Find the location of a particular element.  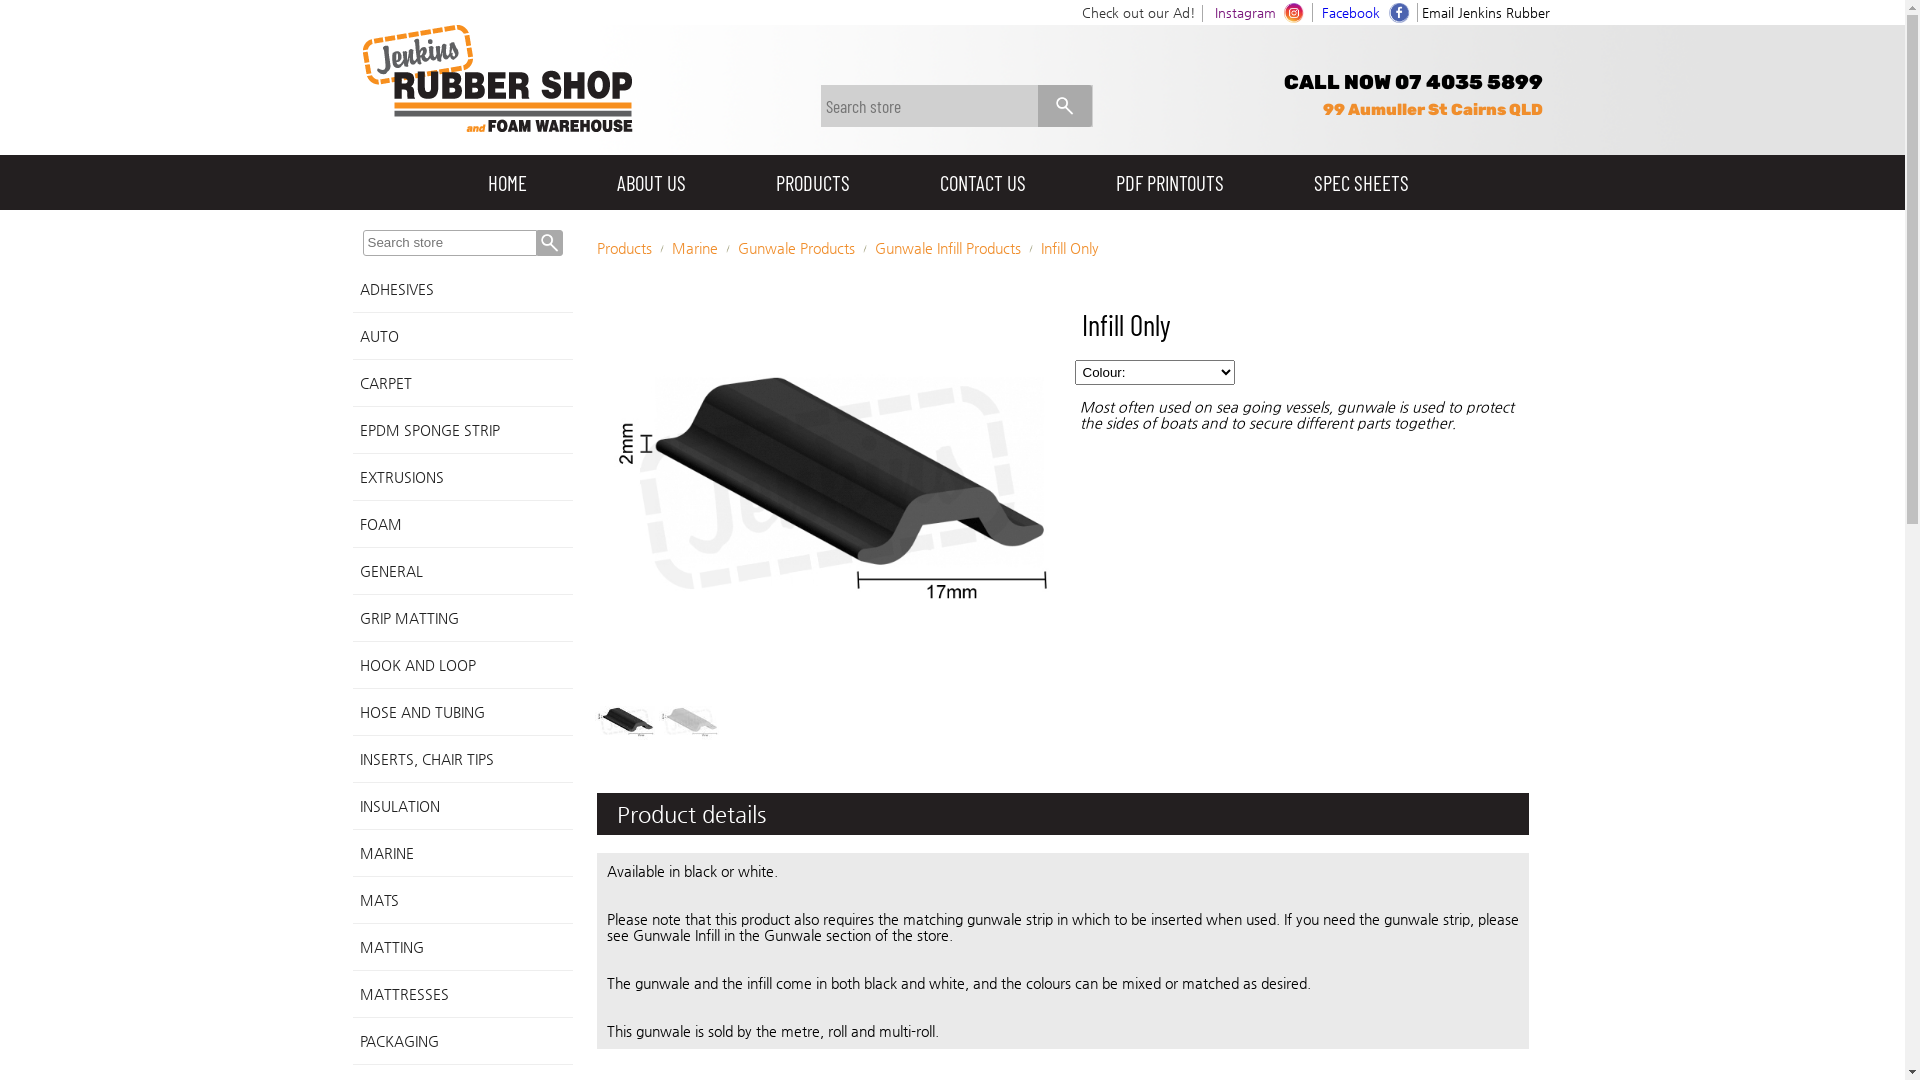

'MATS' is located at coordinates (460, 900).